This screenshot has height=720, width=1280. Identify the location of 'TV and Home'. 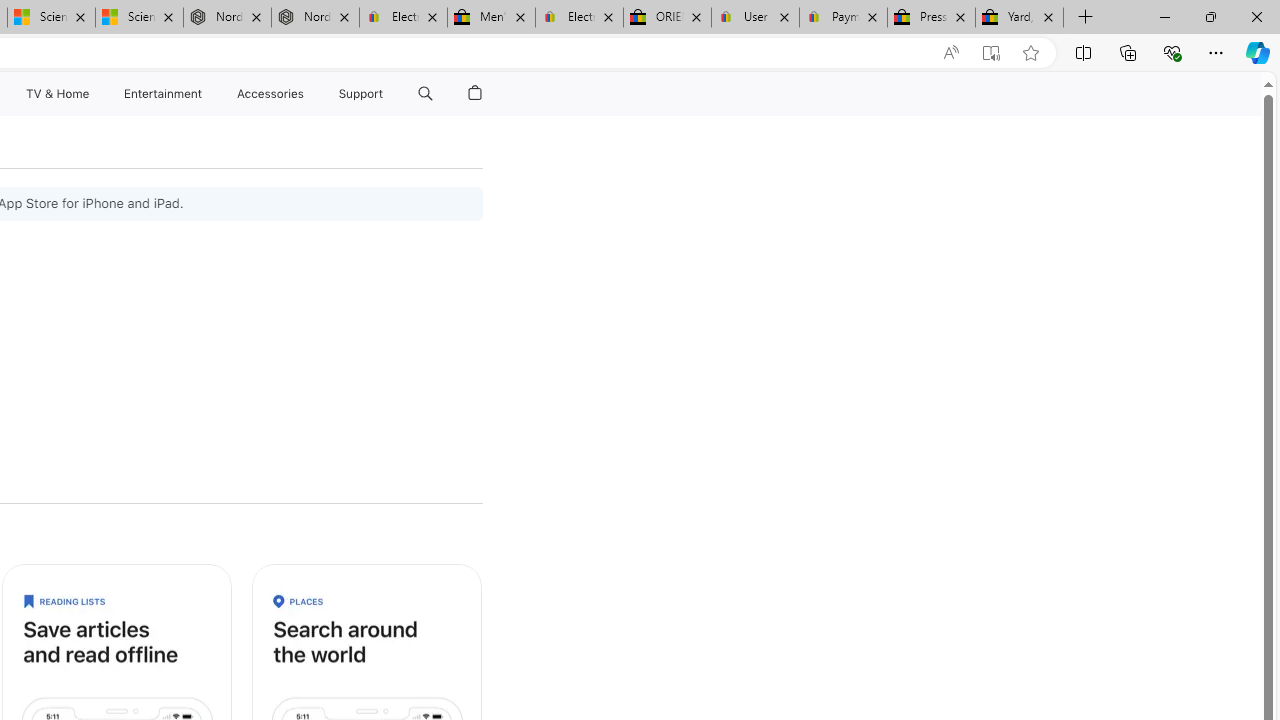
(56, 93).